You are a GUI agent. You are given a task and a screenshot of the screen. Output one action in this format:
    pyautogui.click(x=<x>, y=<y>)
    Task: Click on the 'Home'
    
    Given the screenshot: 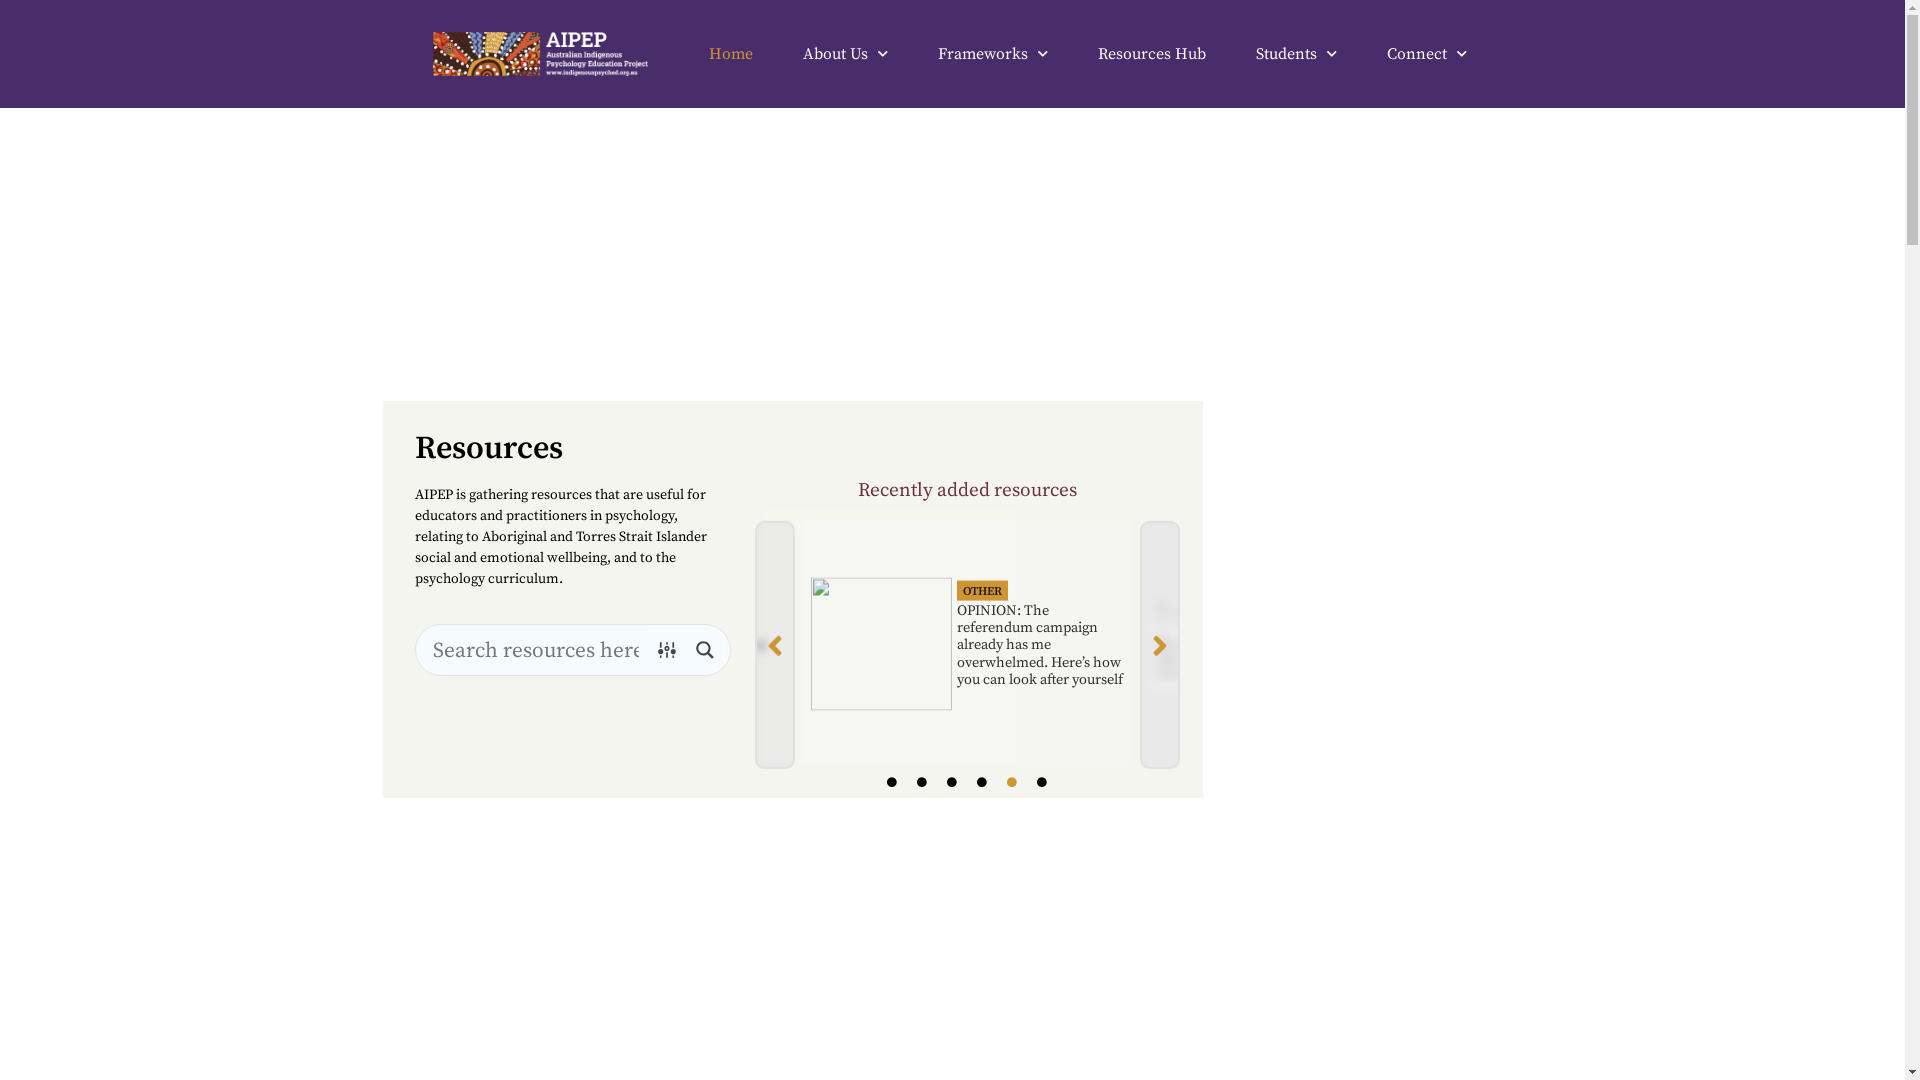 What is the action you would take?
    pyautogui.click(x=729, y=53)
    